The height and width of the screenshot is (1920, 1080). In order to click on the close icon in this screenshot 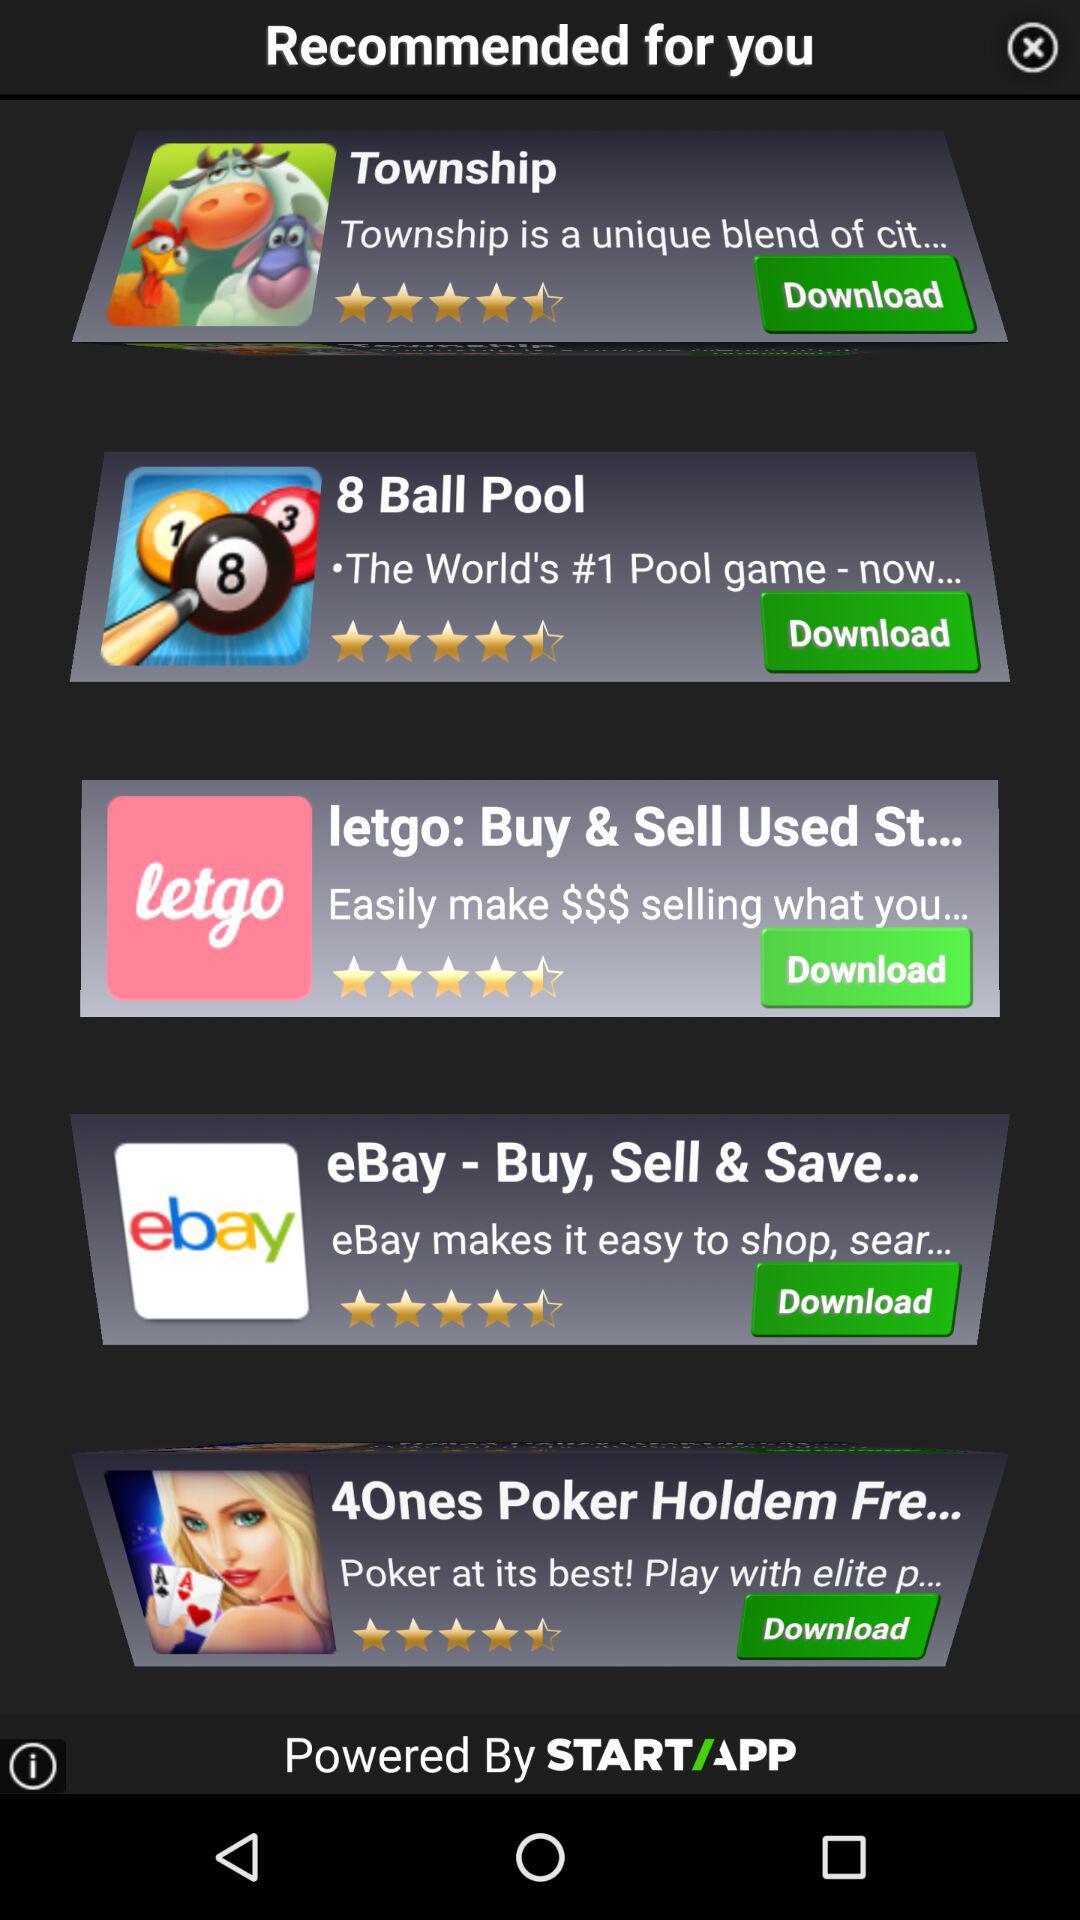, I will do `click(1032, 50)`.